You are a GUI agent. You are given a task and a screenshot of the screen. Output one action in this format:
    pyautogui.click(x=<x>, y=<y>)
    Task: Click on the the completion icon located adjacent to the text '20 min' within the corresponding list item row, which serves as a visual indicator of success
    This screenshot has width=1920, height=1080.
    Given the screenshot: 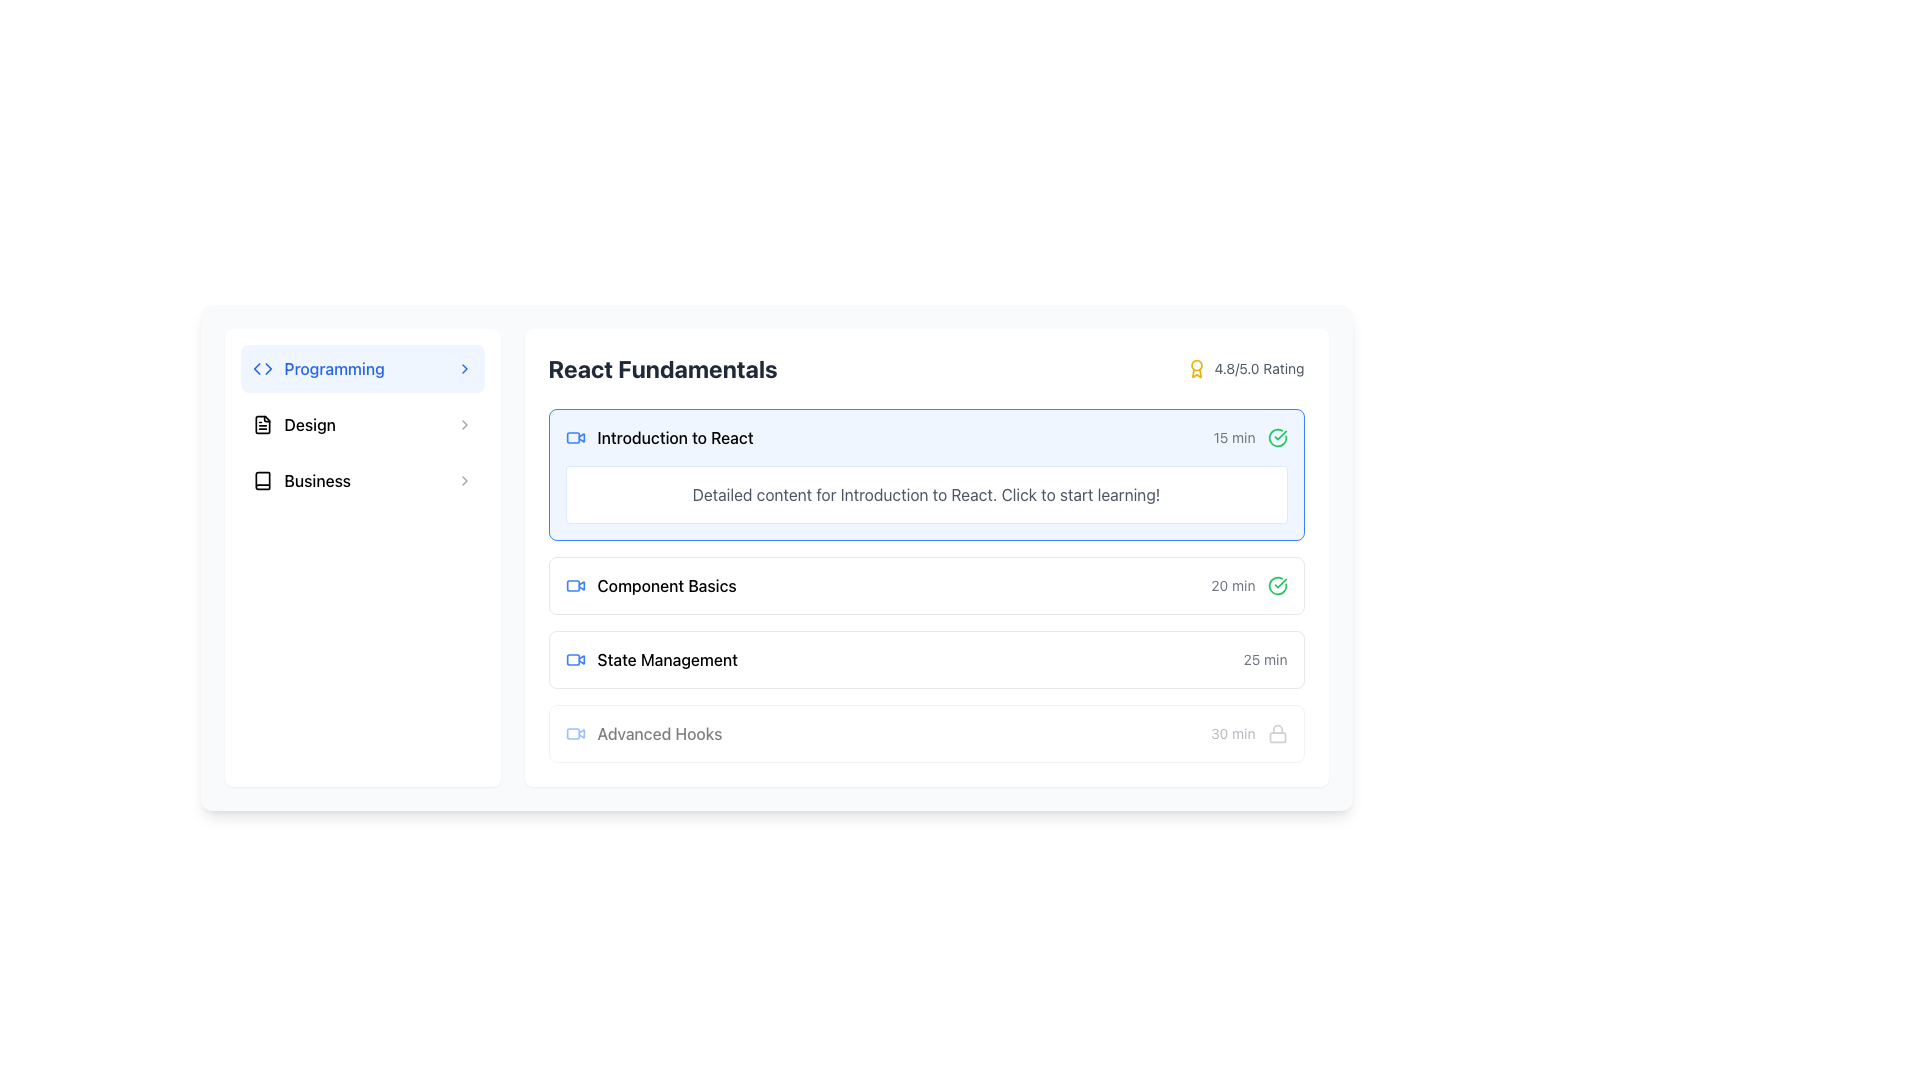 What is the action you would take?
    pyautogui.click(x=1276, y=585)
    